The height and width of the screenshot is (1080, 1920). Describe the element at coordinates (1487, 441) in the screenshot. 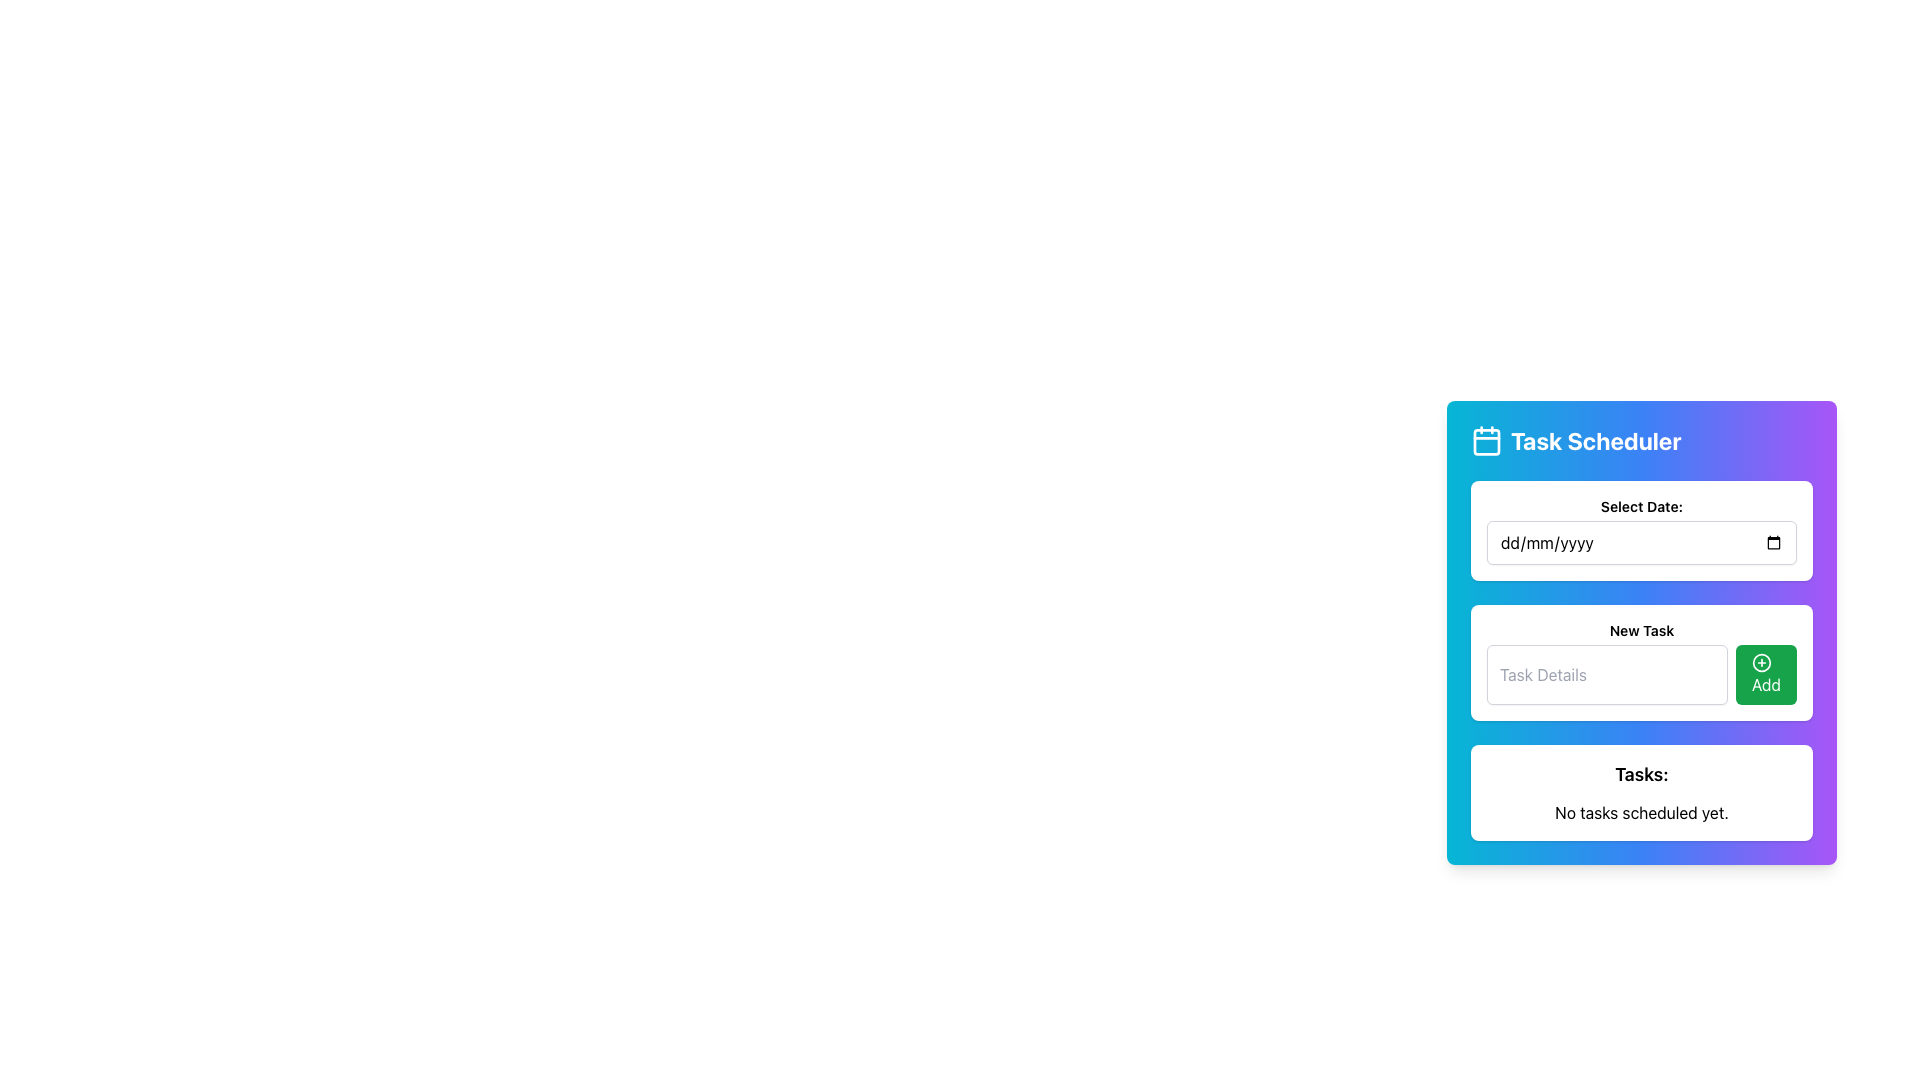

I see `the main content area of the calendar icon, which is represented by a rectangular shape with rounded corners located in the top-left corner of the interface` at that location.